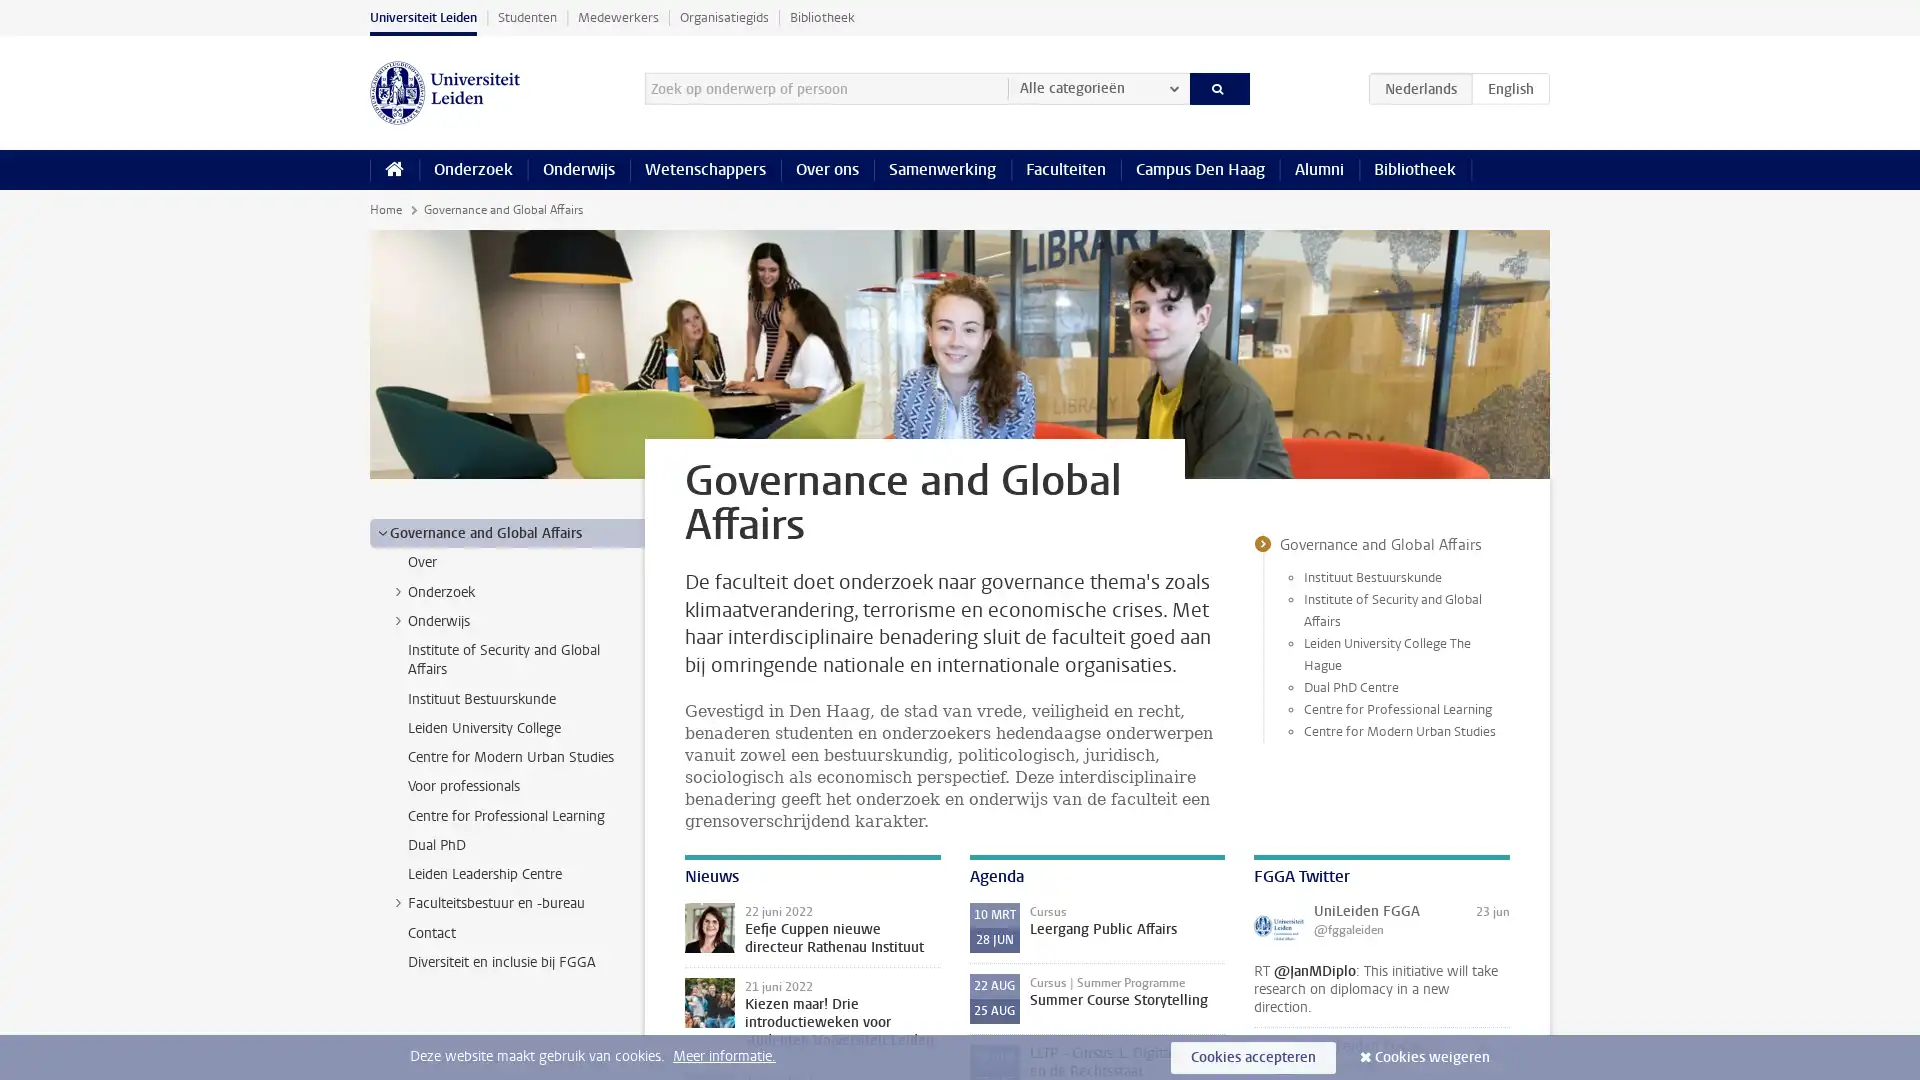 The height and width of the screenshot is (1080, 1920). I want to click on Cookies accepteren, so click(1252, 1056).